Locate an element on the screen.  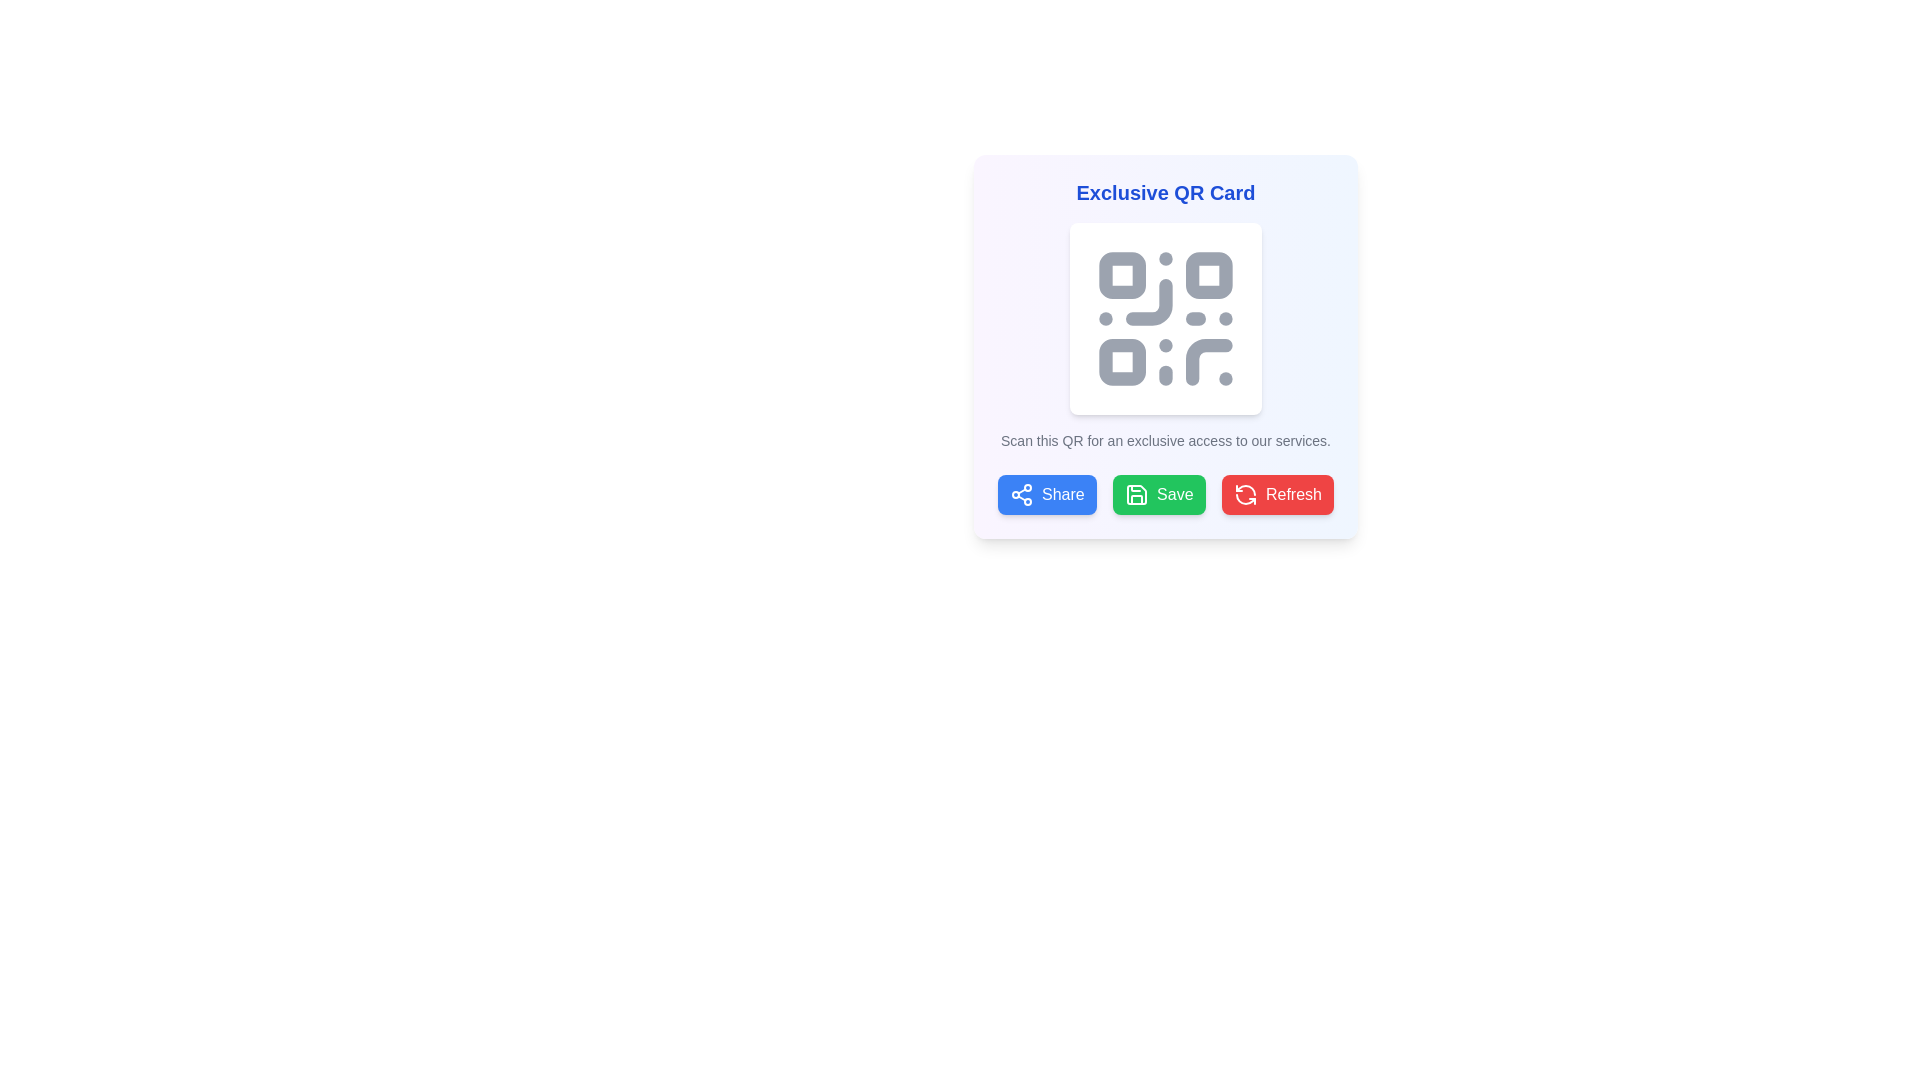
the green 'Save' button, which is the second button from the left in a row of three buttons is located at coordinates (1159, 494).